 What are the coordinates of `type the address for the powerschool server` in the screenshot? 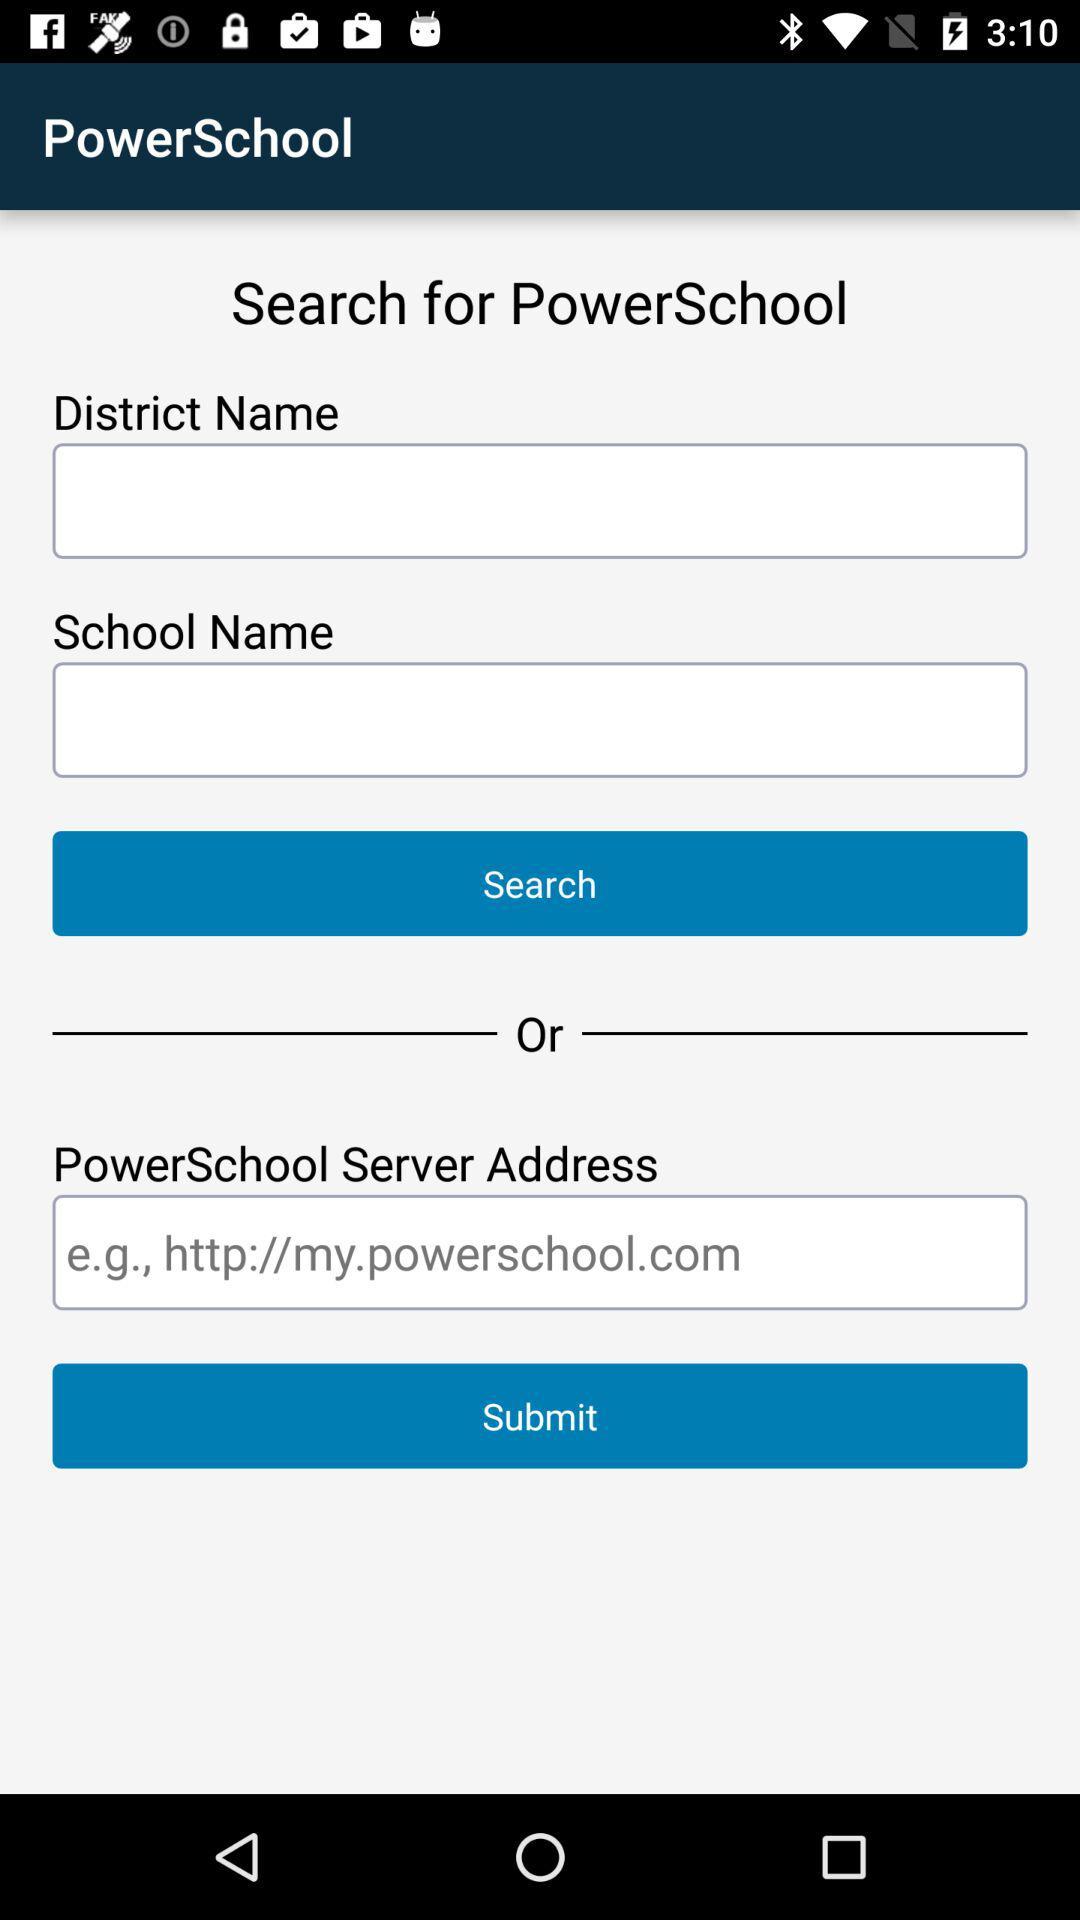 It's located at (540, 1251).